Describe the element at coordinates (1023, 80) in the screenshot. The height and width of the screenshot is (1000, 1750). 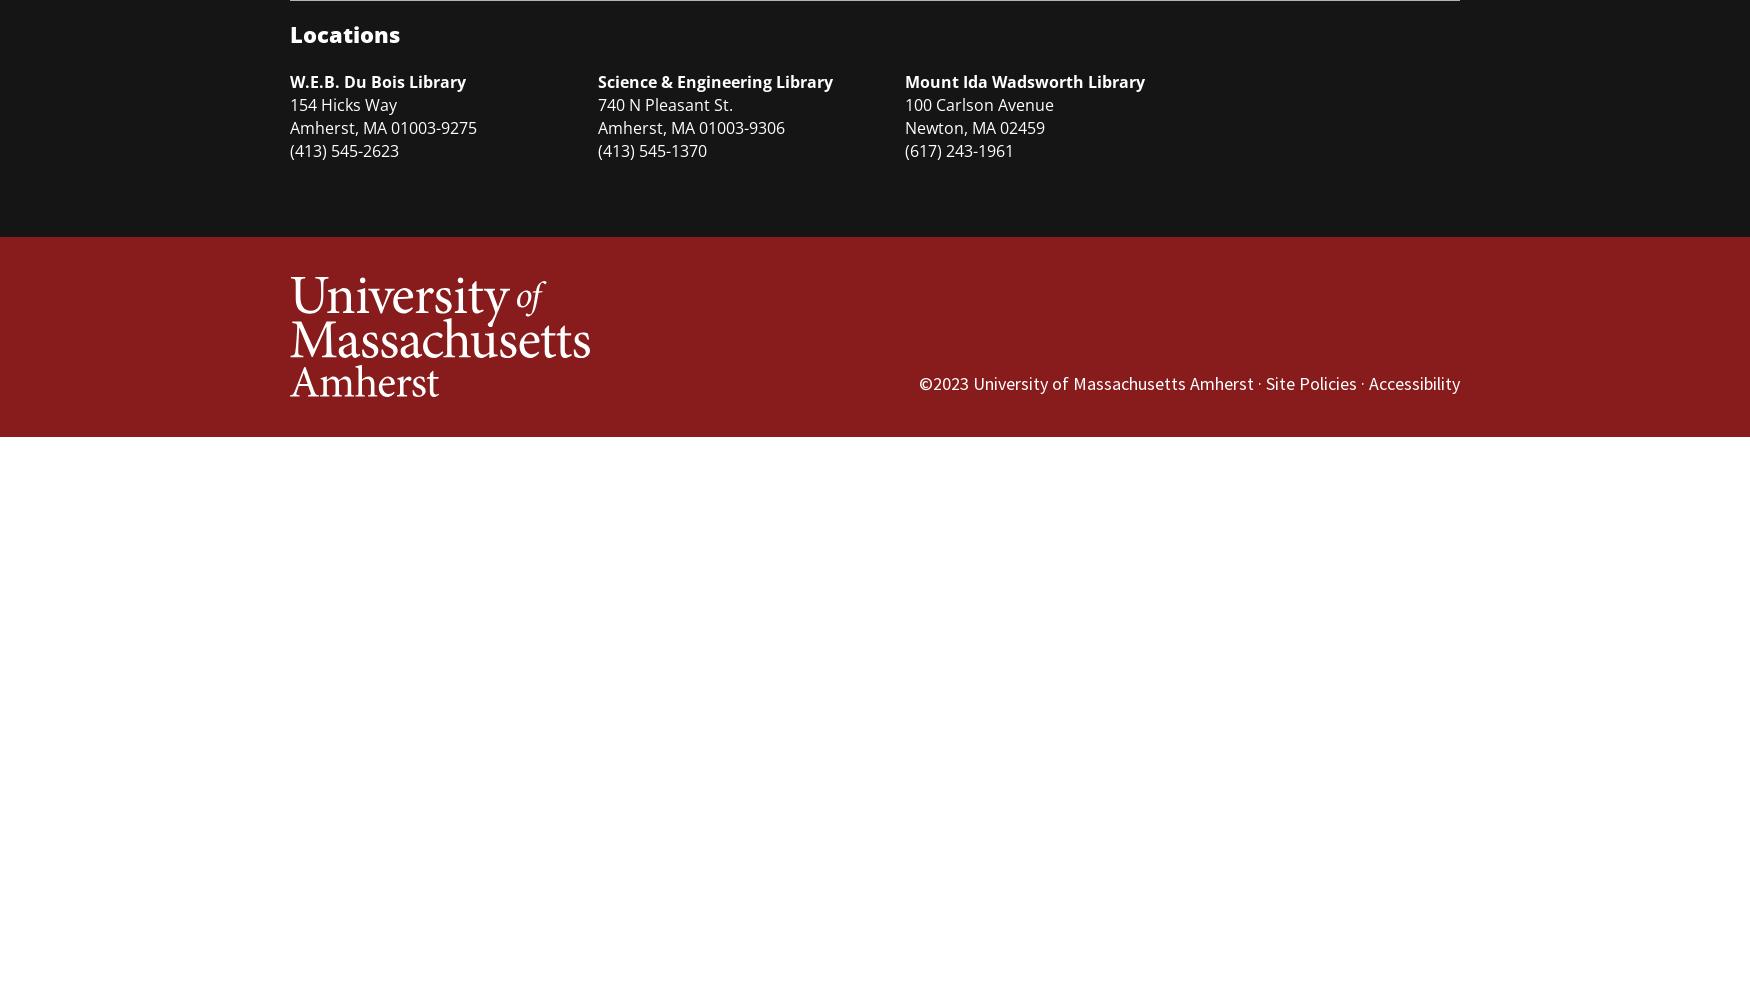
I see `'Mount Ida Wadsworth Library'` at that location.